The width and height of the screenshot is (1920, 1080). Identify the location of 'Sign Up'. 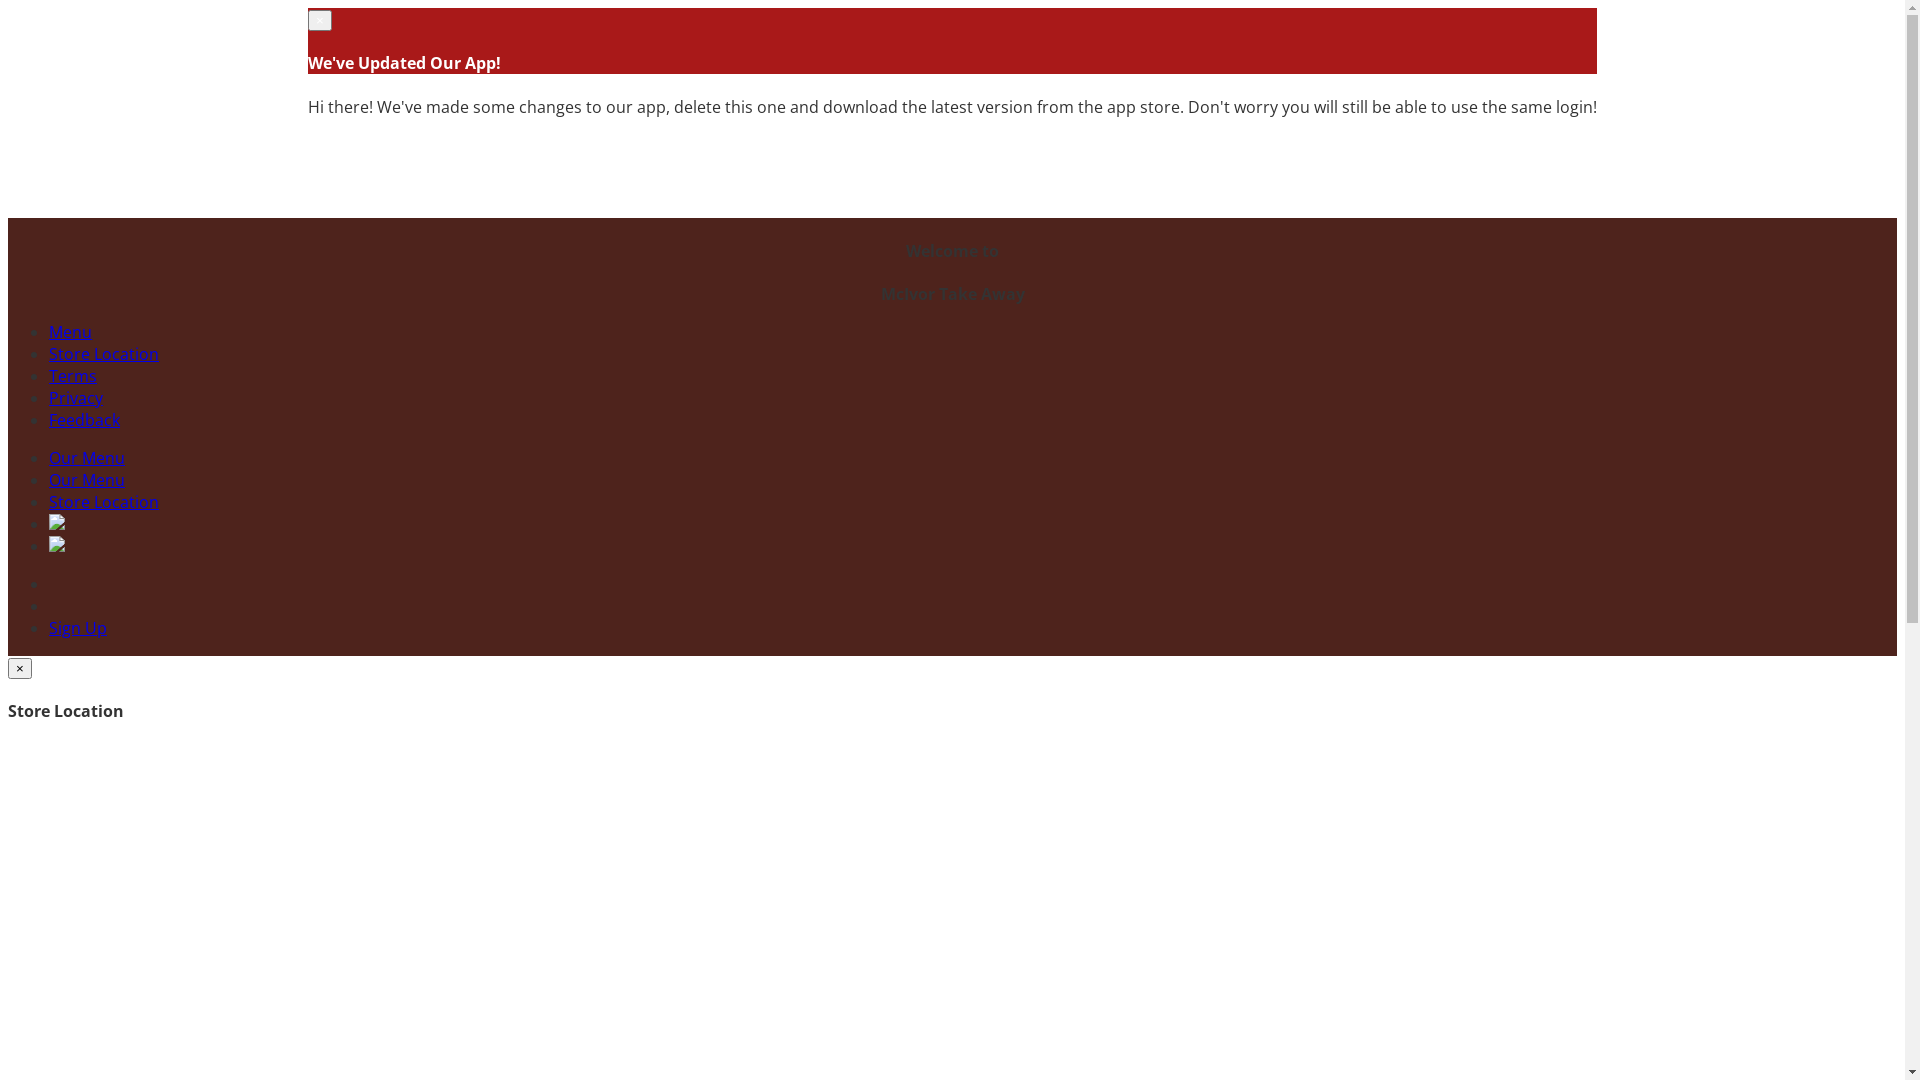
(77, 627).